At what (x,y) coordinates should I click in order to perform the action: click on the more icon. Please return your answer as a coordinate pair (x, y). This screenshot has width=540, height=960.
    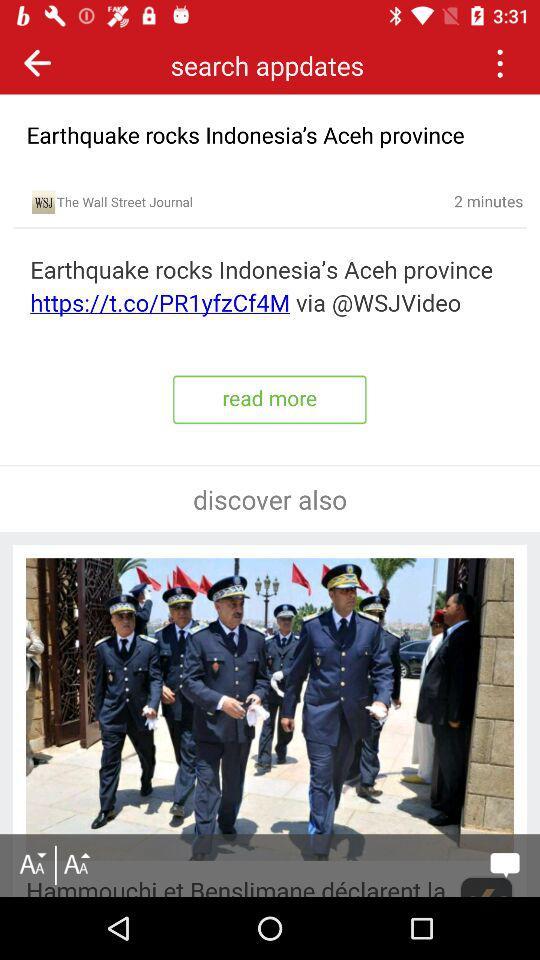
    Looking at the image, I should click on (498, 62).